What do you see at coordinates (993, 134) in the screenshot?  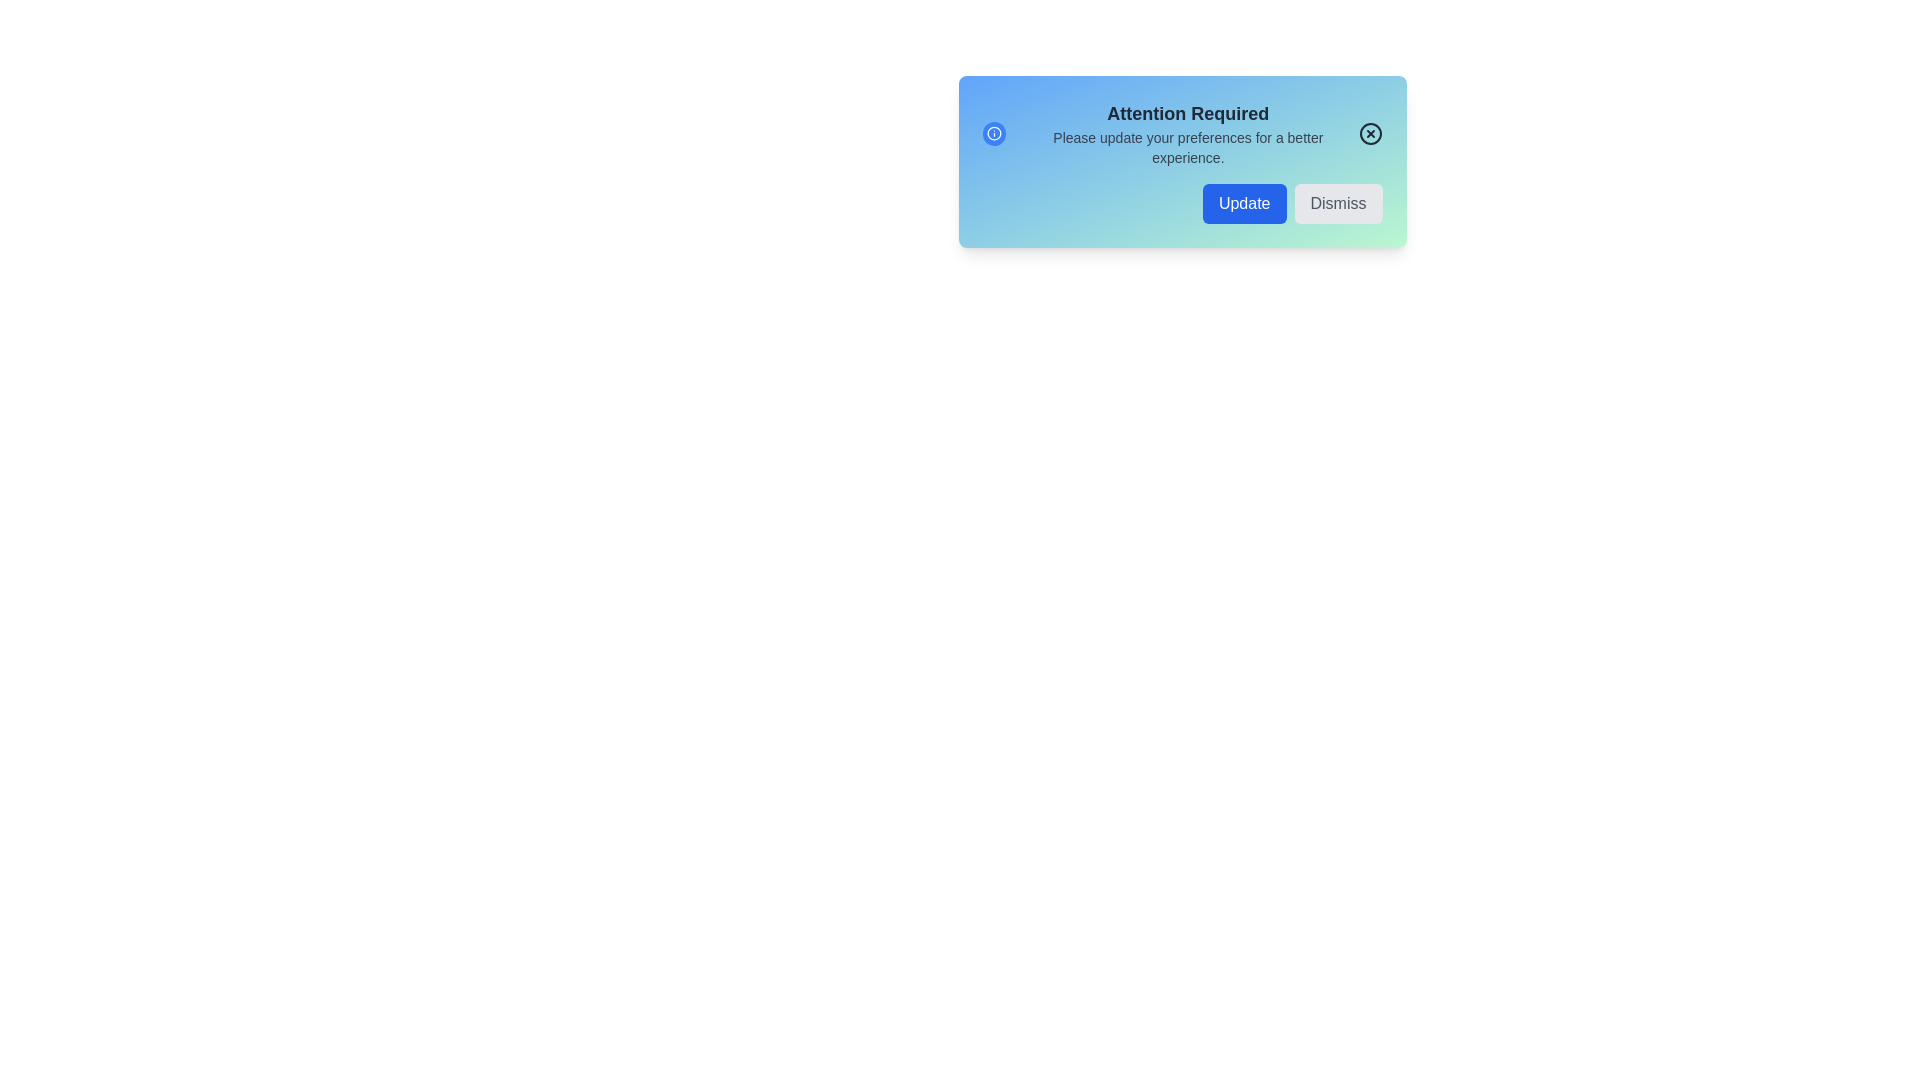 I see `the informational icon to explore its interactions` at bounding box center [993, 134].